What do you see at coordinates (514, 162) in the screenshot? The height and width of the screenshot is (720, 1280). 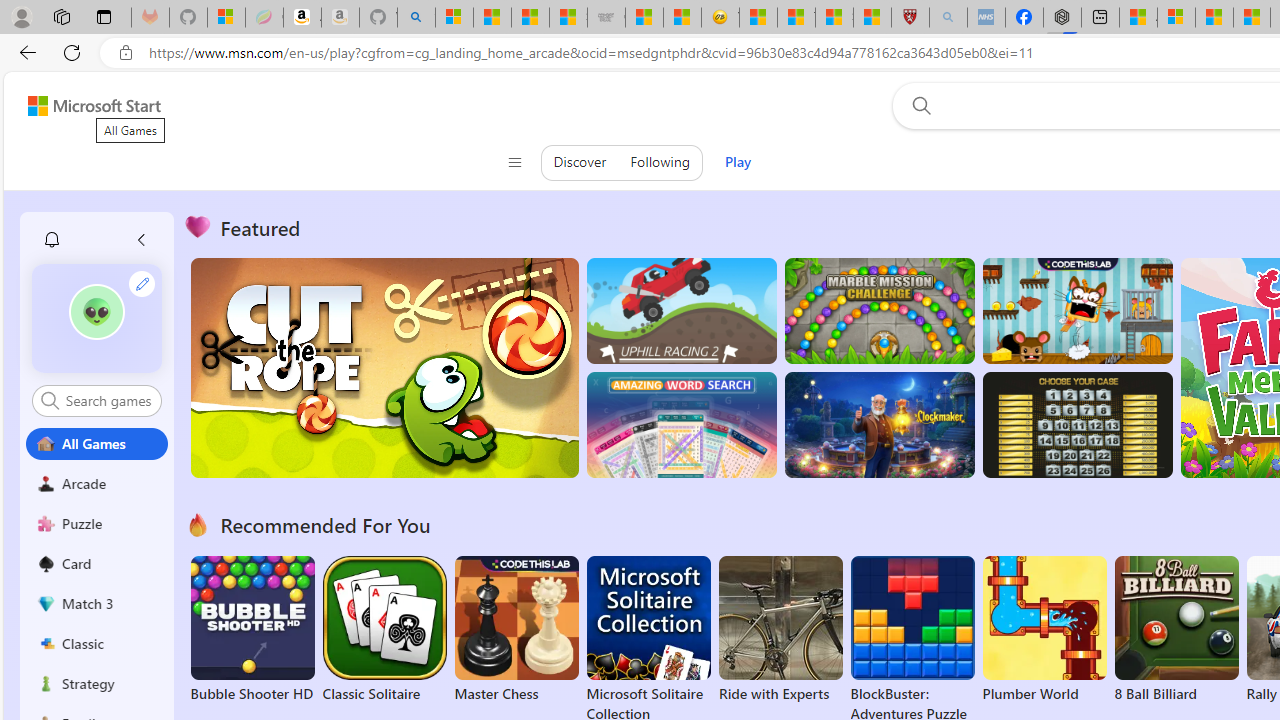 I see `'Class: control icon-only'` at bounding box center [514, 162].